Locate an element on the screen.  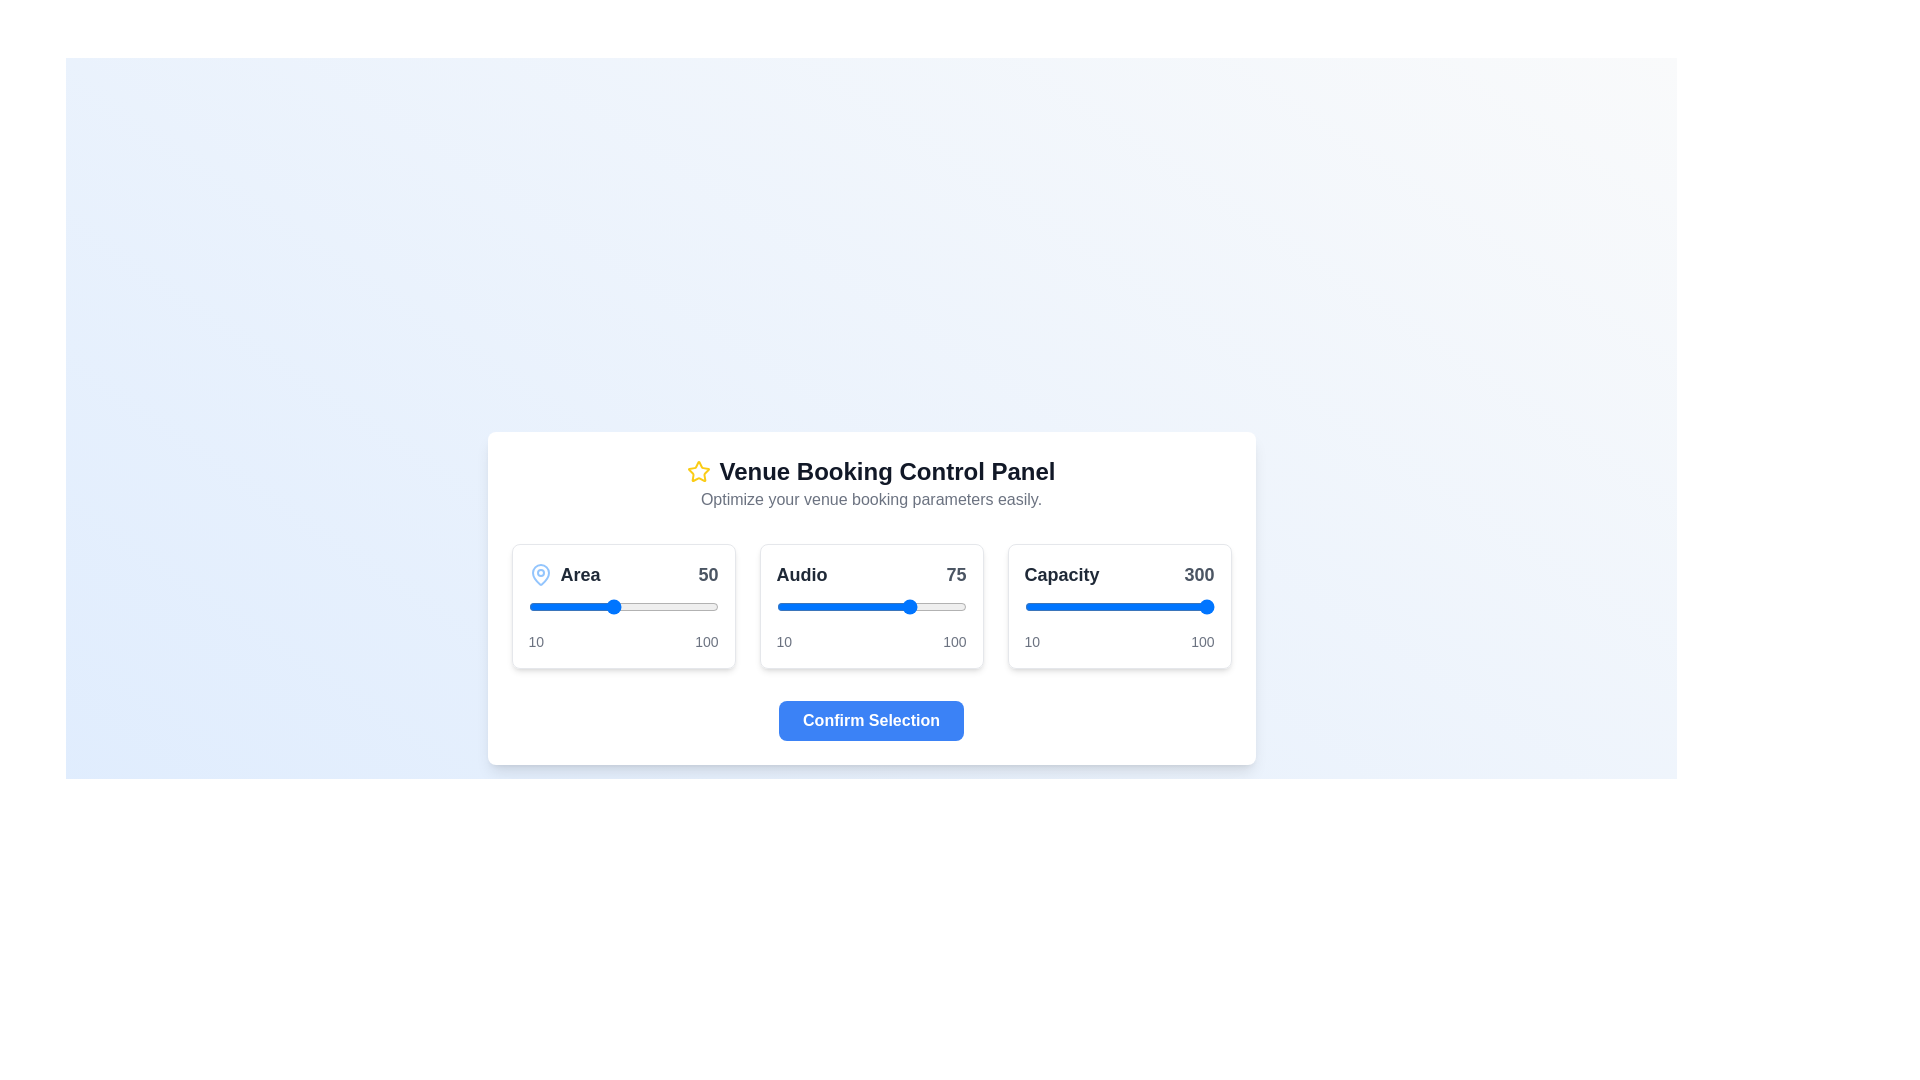
the Area slider is located at coordinates (665, 605).